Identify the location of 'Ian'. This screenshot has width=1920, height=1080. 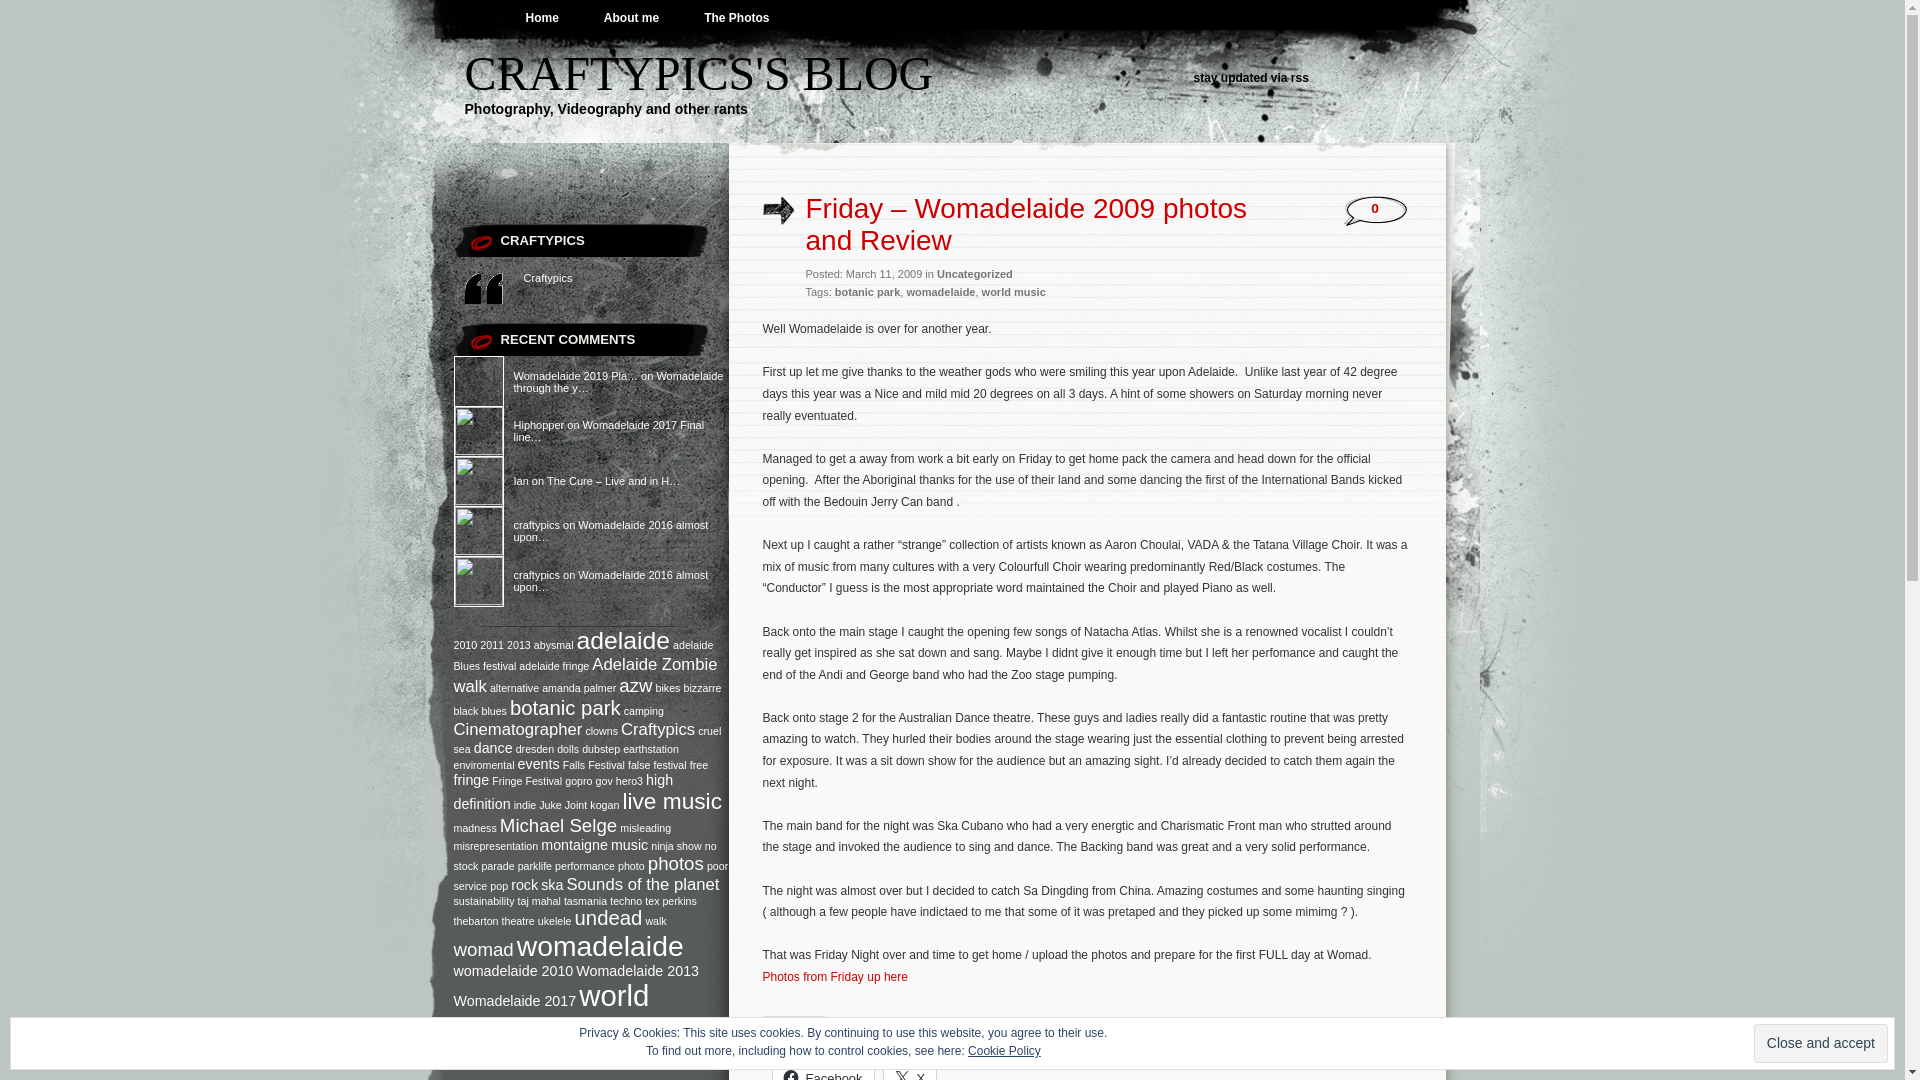
(453, 481).